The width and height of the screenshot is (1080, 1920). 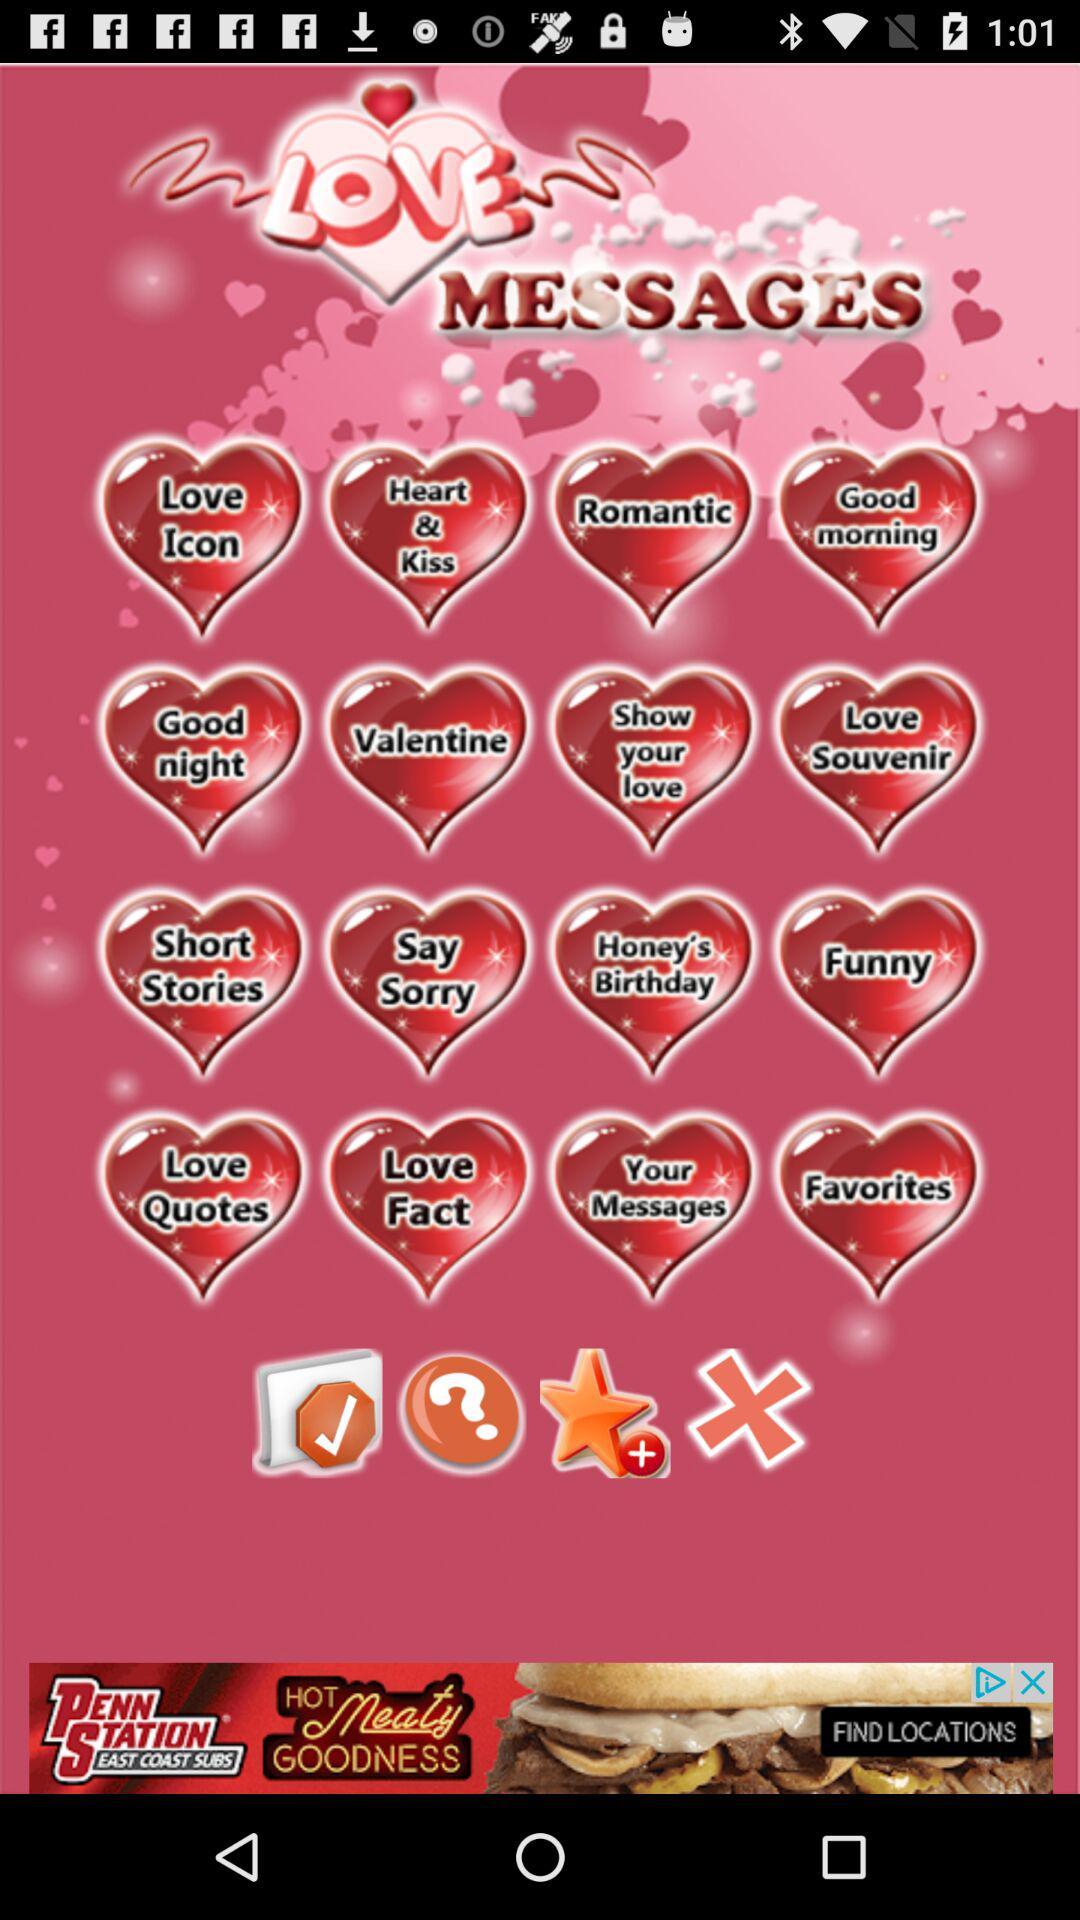 I want to click on romantic messages, so click(x=652, y=539).